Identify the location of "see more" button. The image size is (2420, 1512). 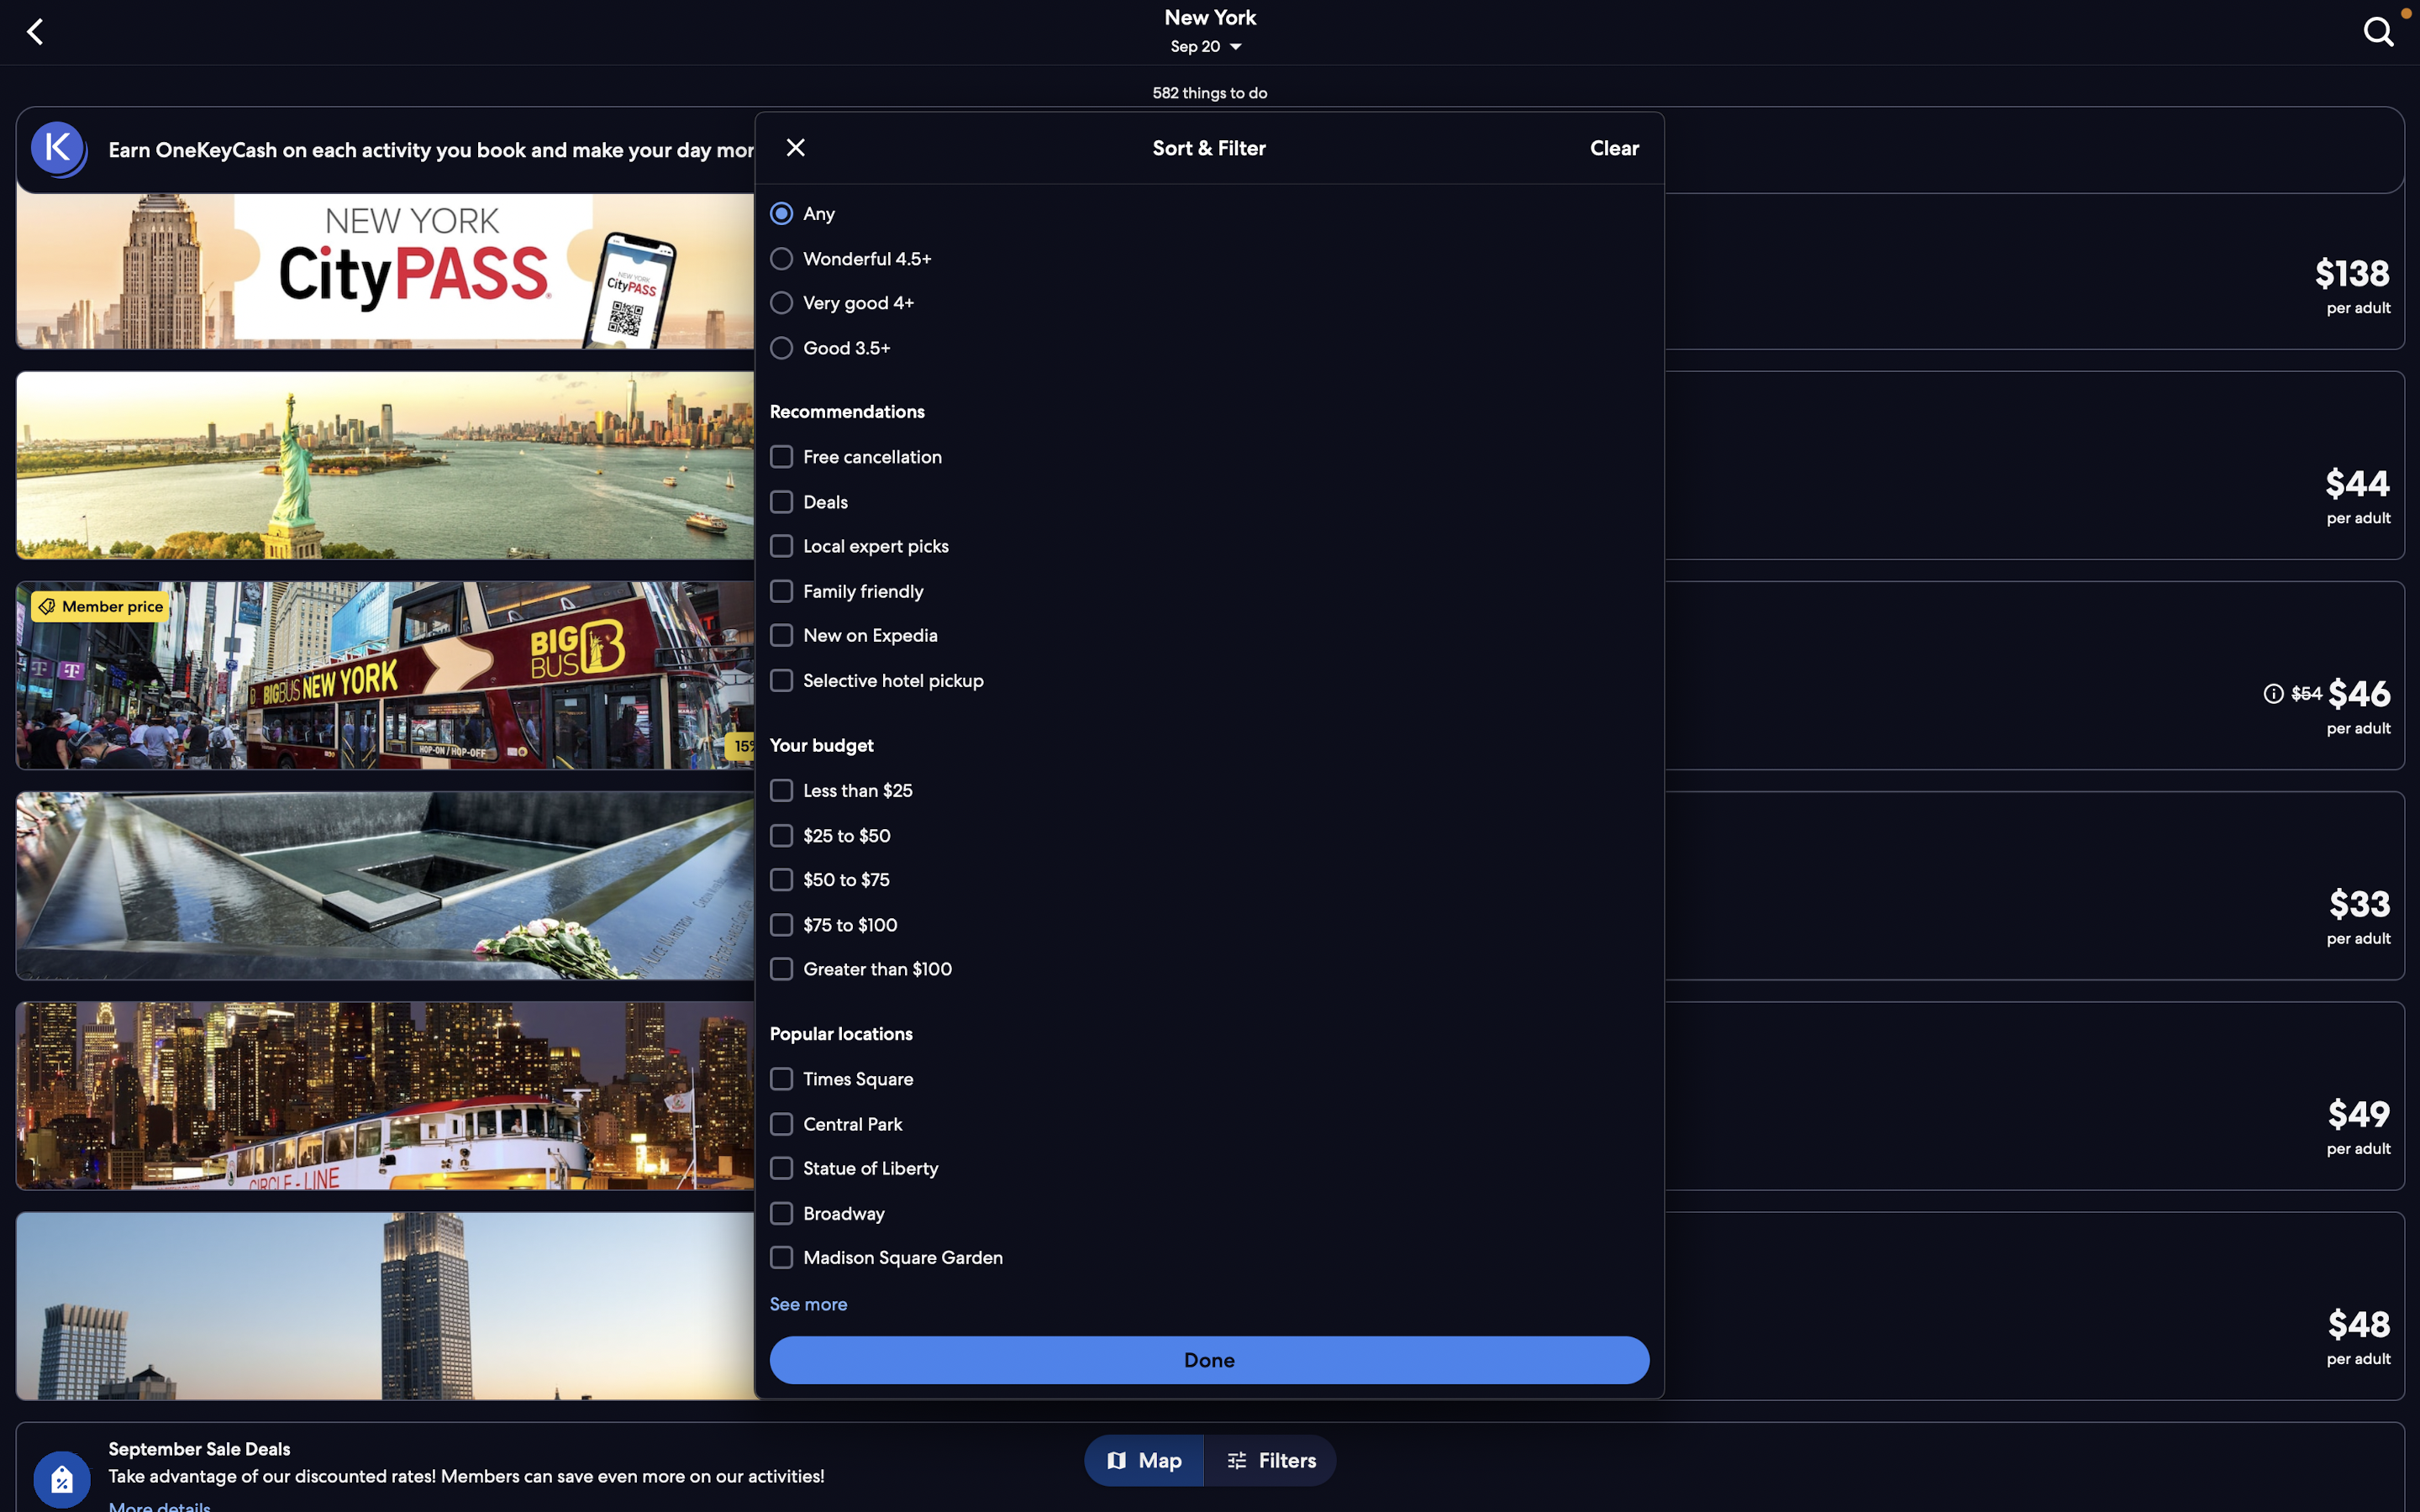
(808, 1305).